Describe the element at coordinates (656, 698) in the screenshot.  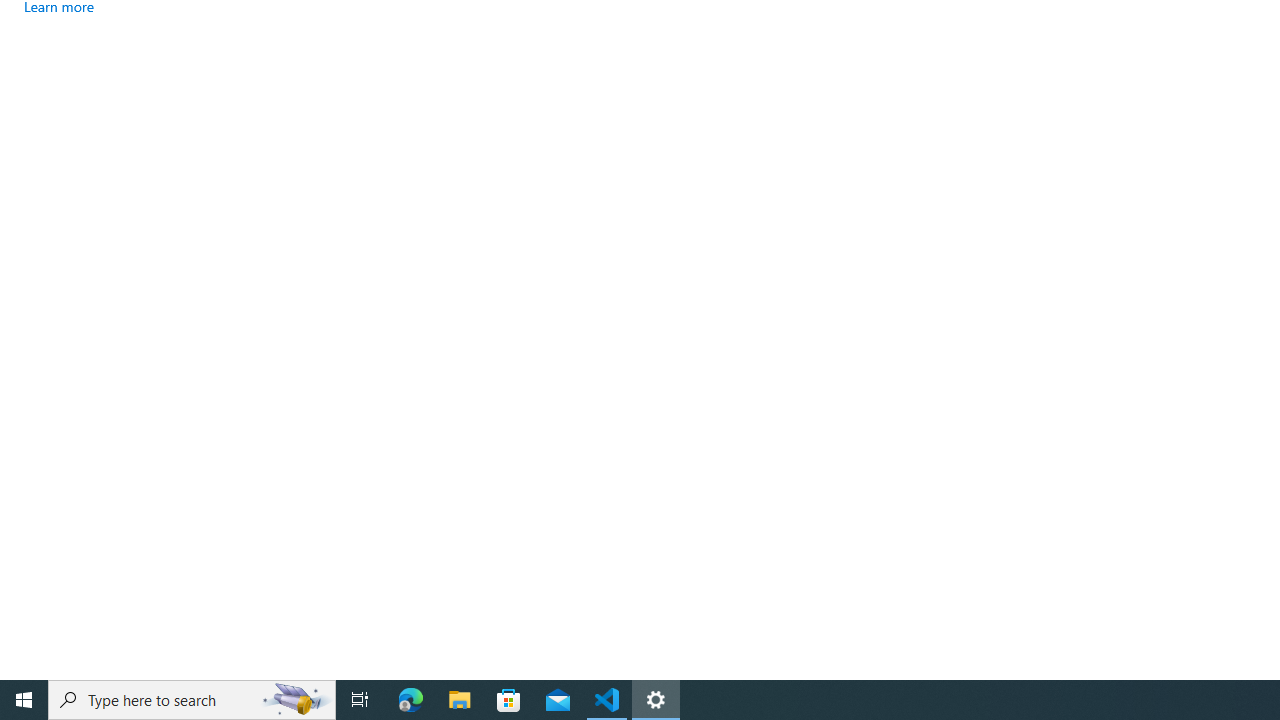
I see `'Settings - 1 running window'` at that location.